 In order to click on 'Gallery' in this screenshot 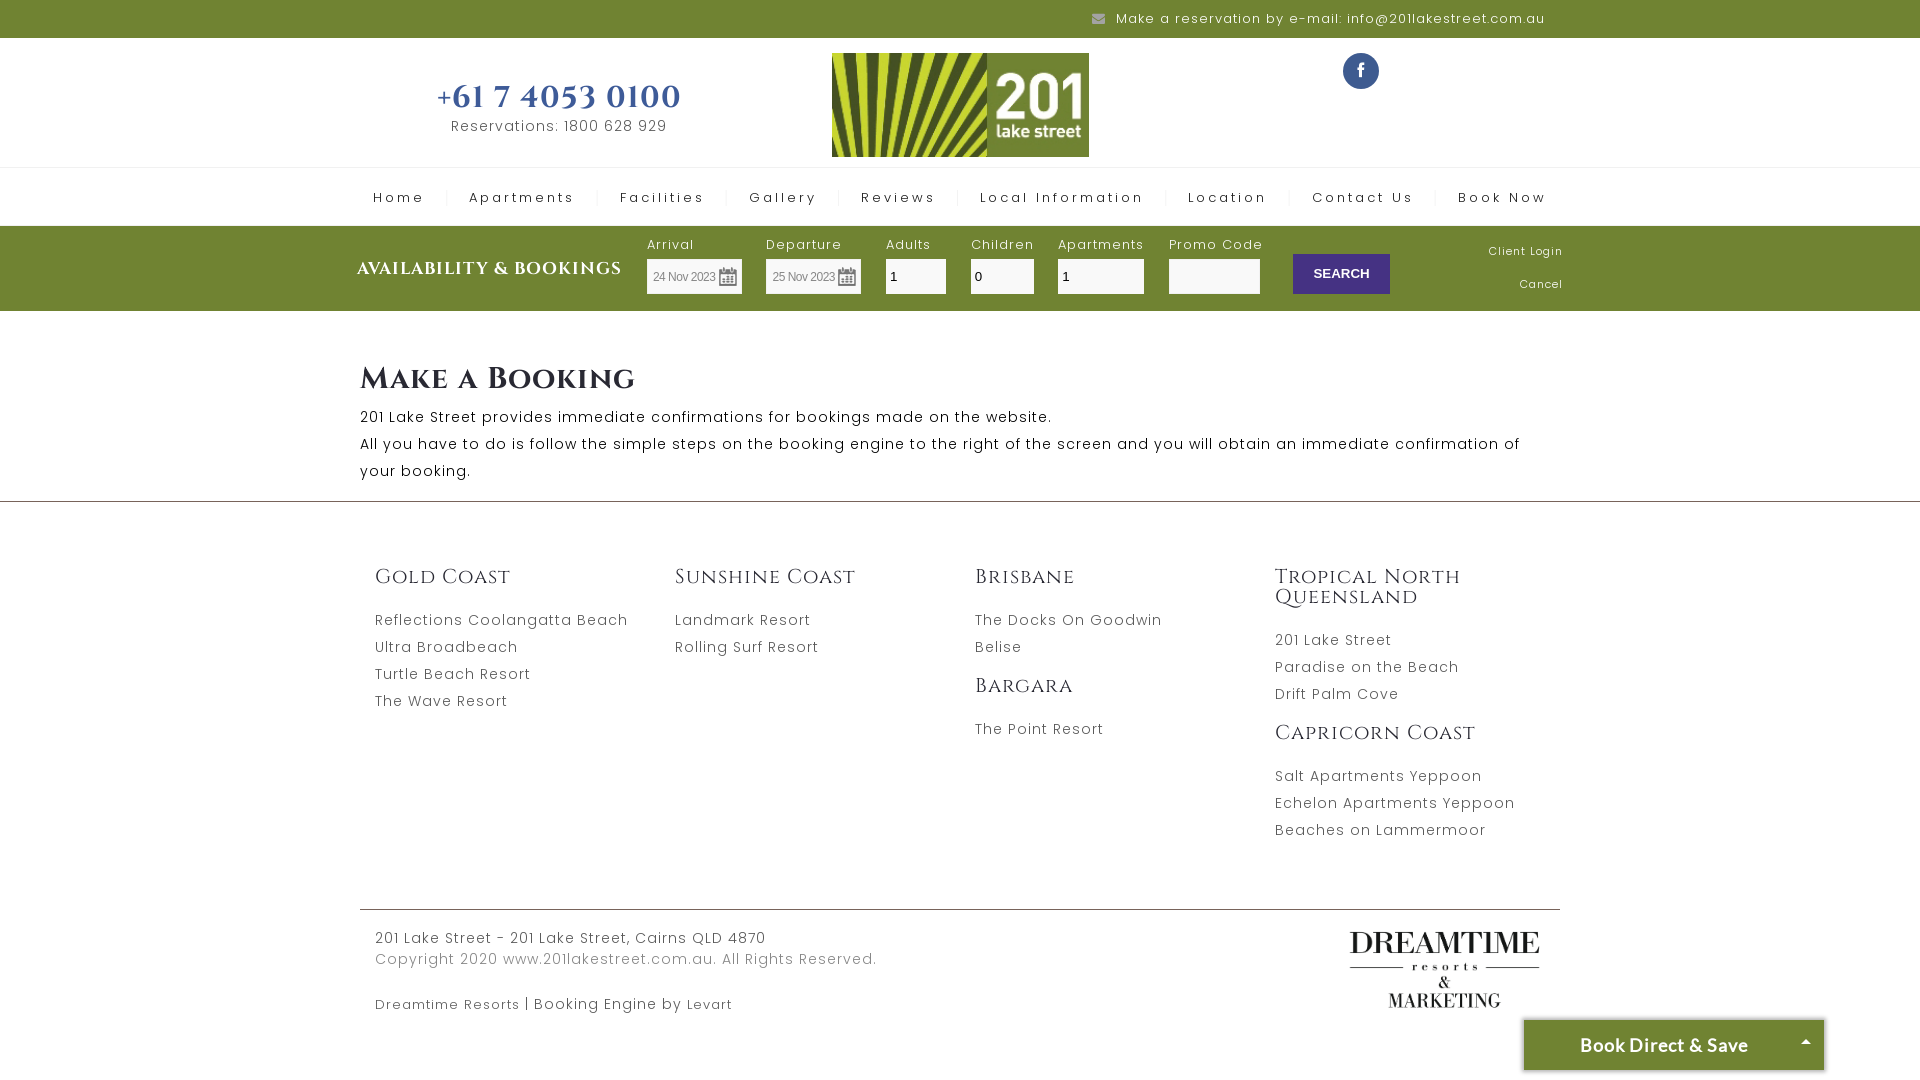, I will do `click(781, 197)`.